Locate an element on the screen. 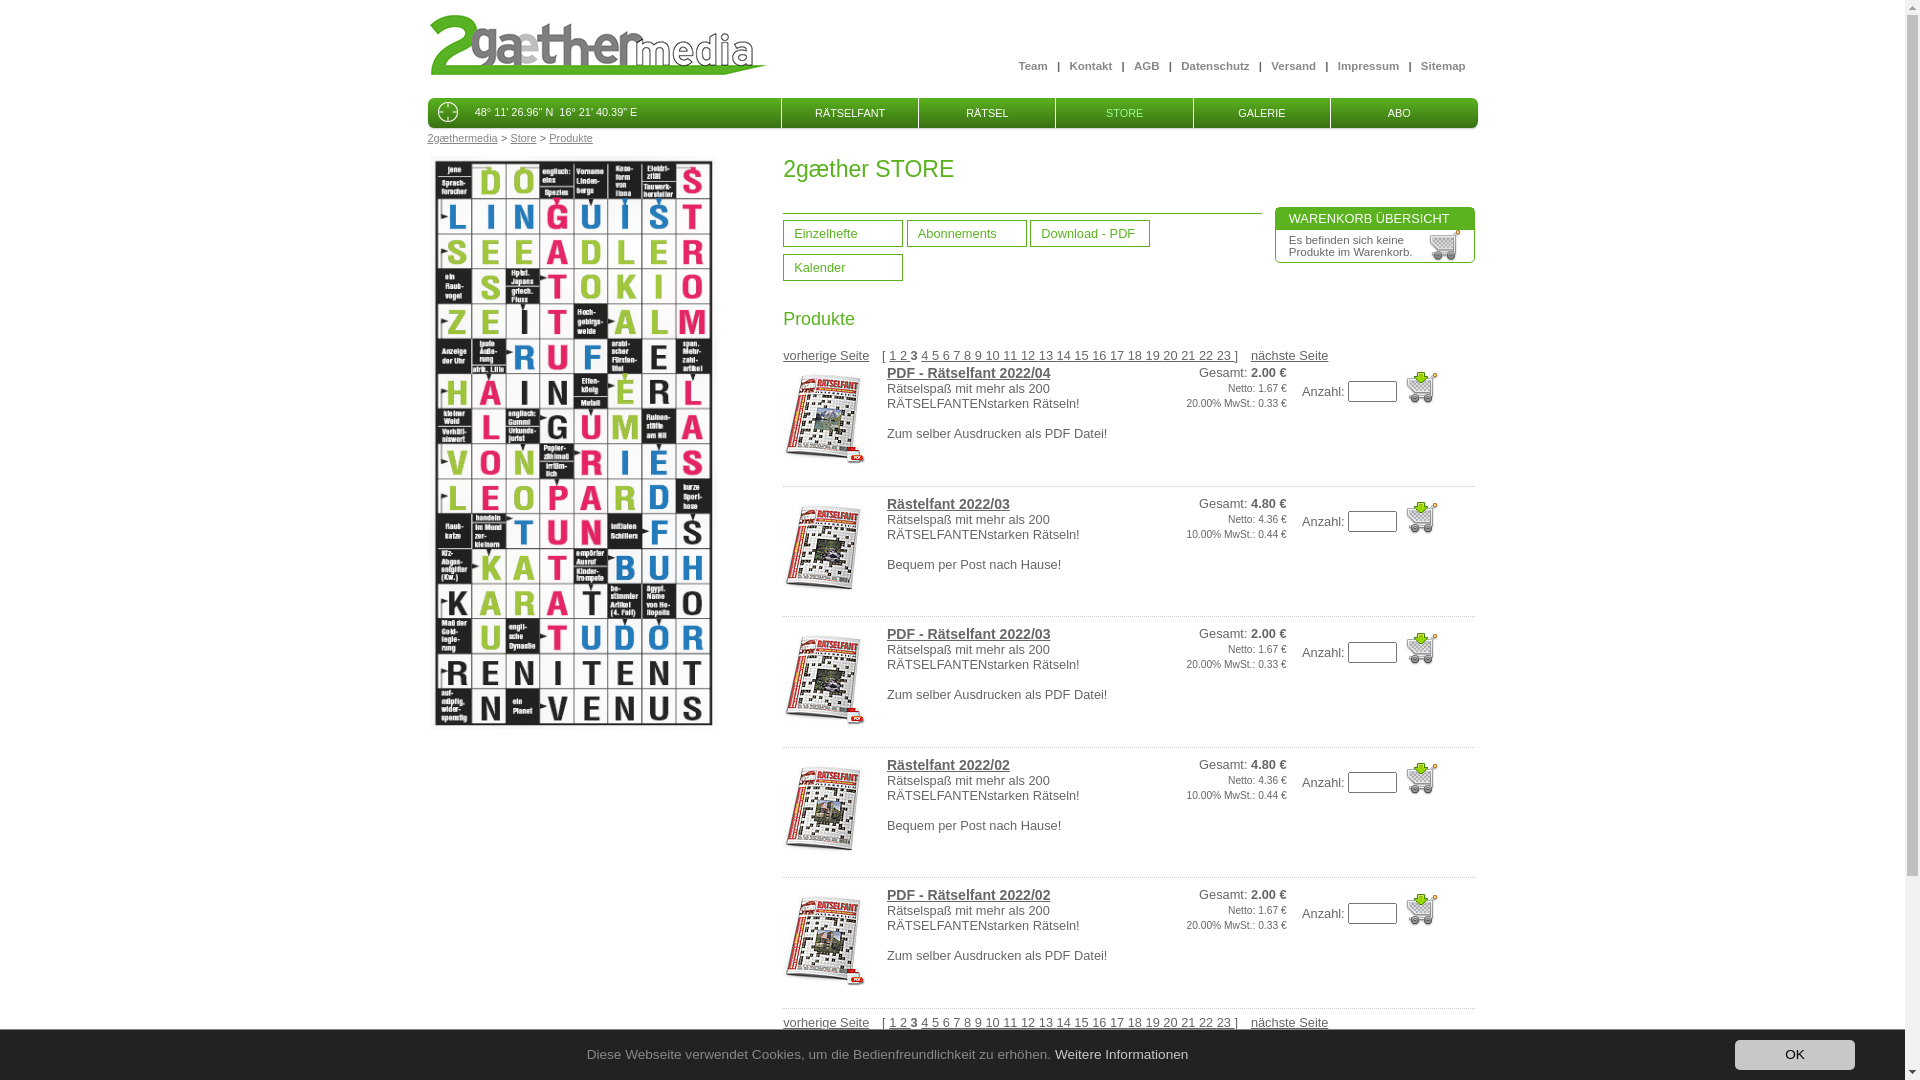 This screenshot has width=1920, height=1080. 'Team' is located at coordinates (1018, 64).